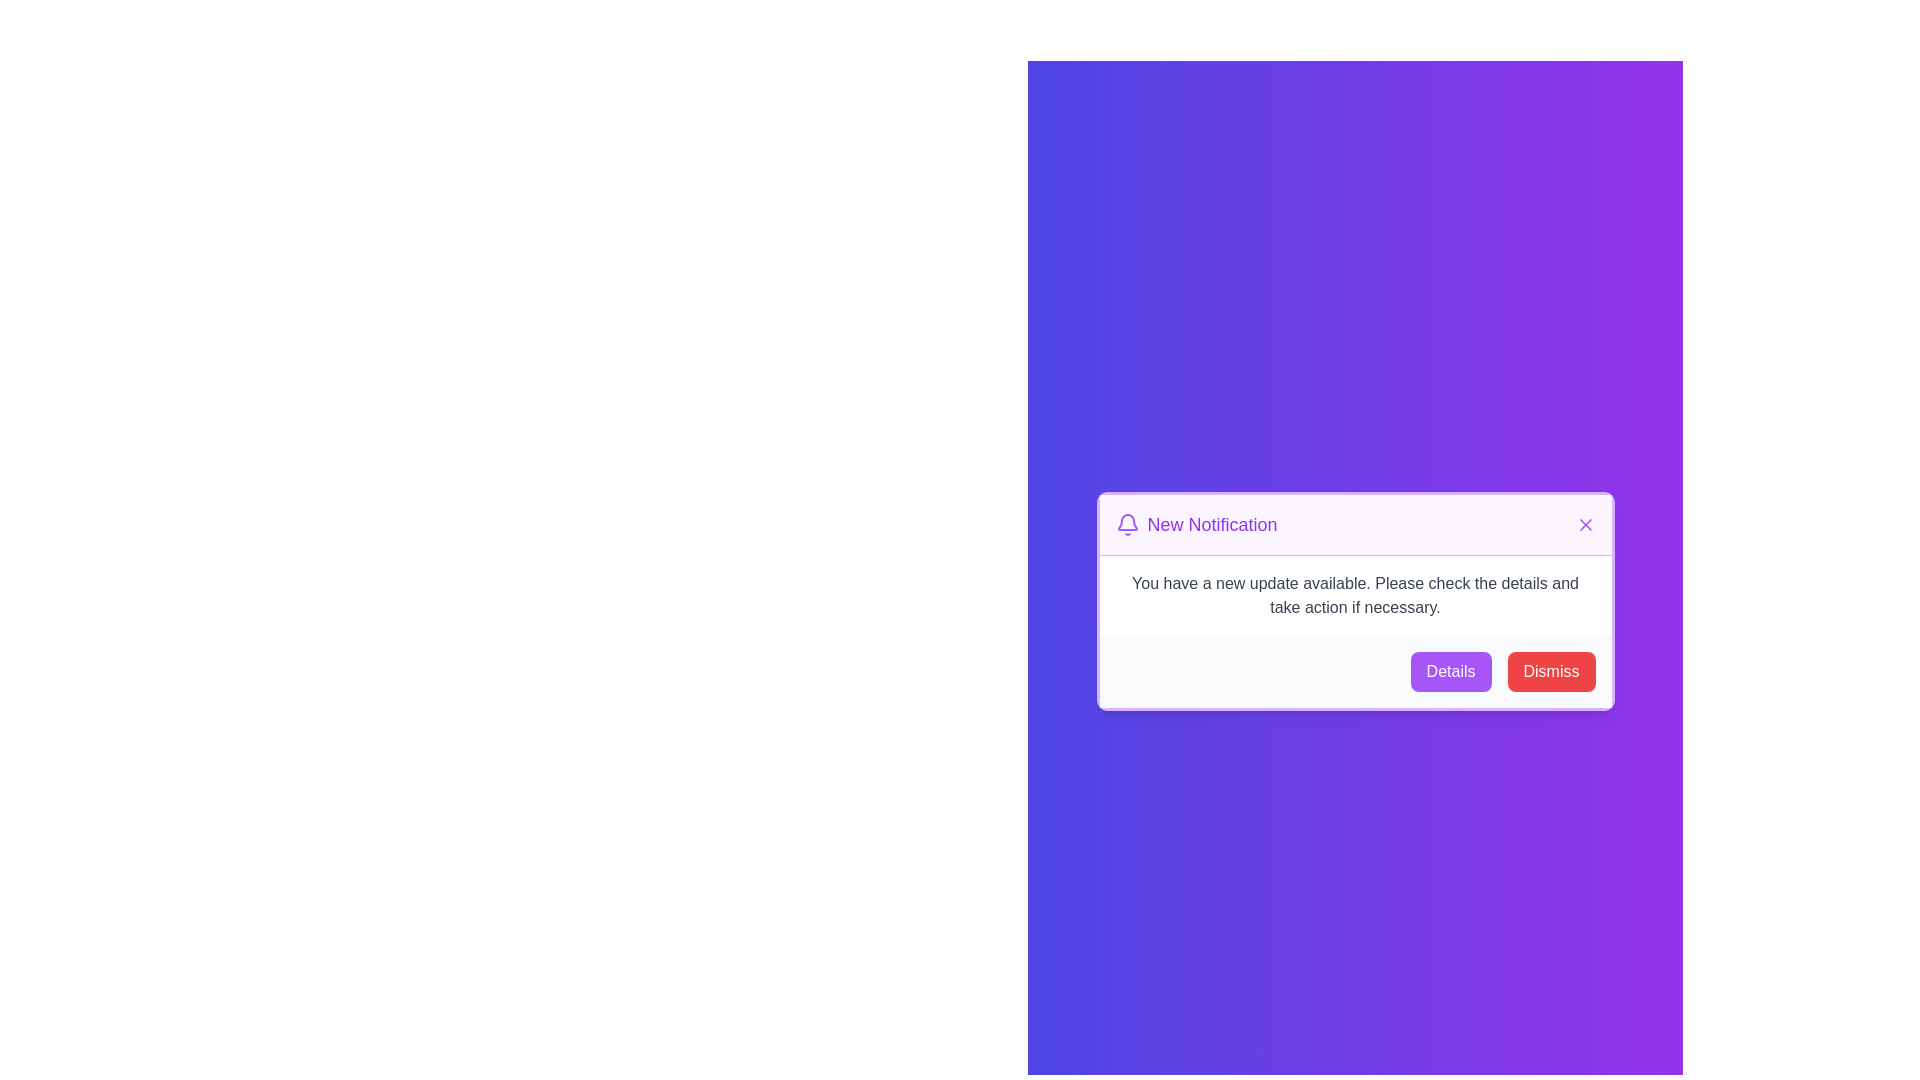  Describe the element at coordinates (1584, 523) in the screenshot. I see `the slanted vector line segment forming part of the cross in the SVG located in the top-right corner of the notification card to indicate interactivity` at that location.